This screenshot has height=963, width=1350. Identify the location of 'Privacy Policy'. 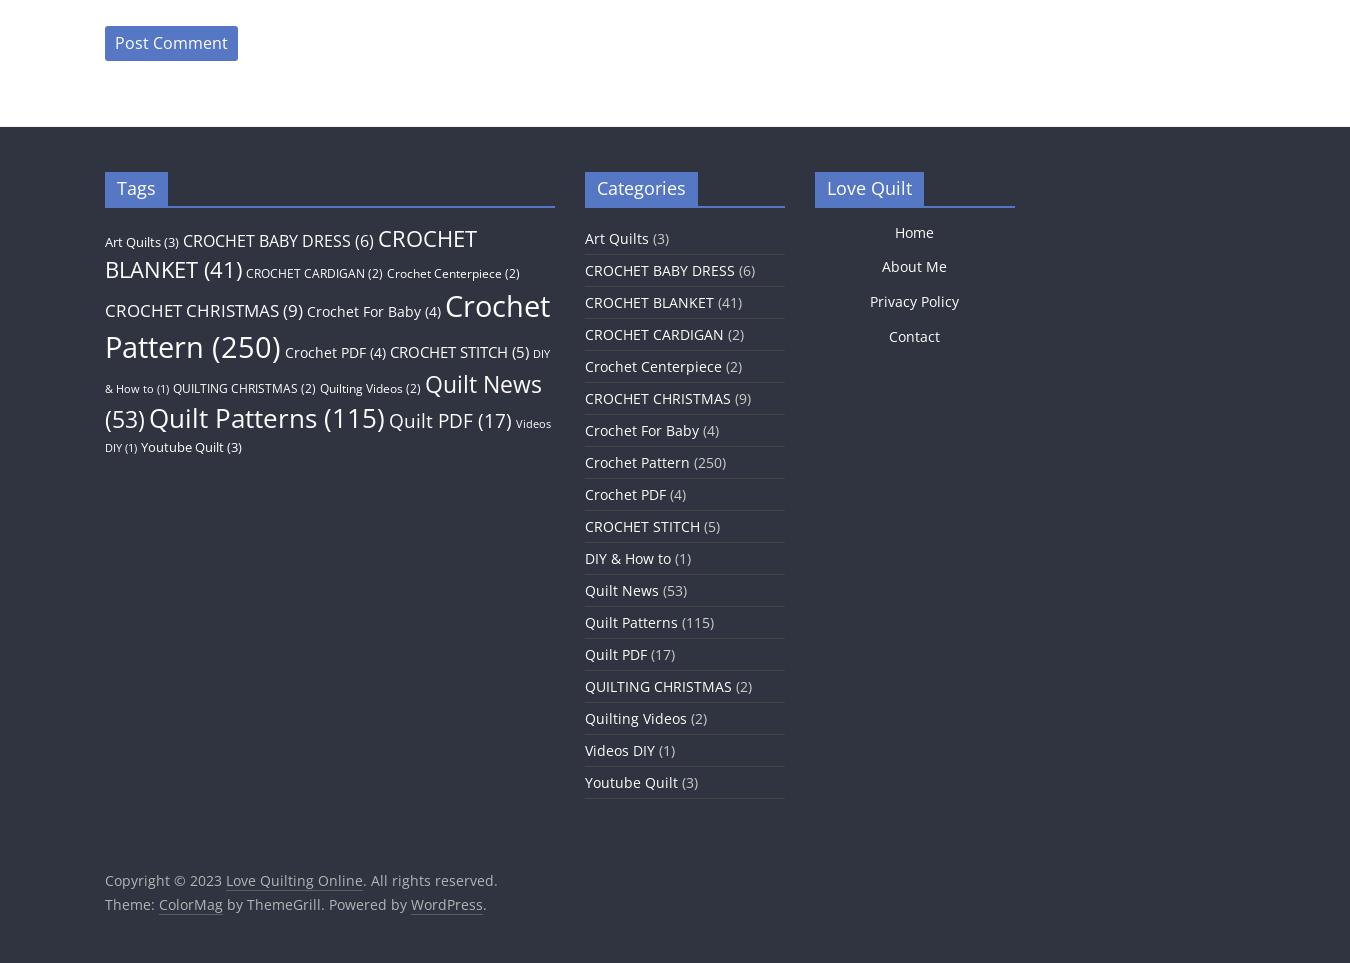
(913, 299).